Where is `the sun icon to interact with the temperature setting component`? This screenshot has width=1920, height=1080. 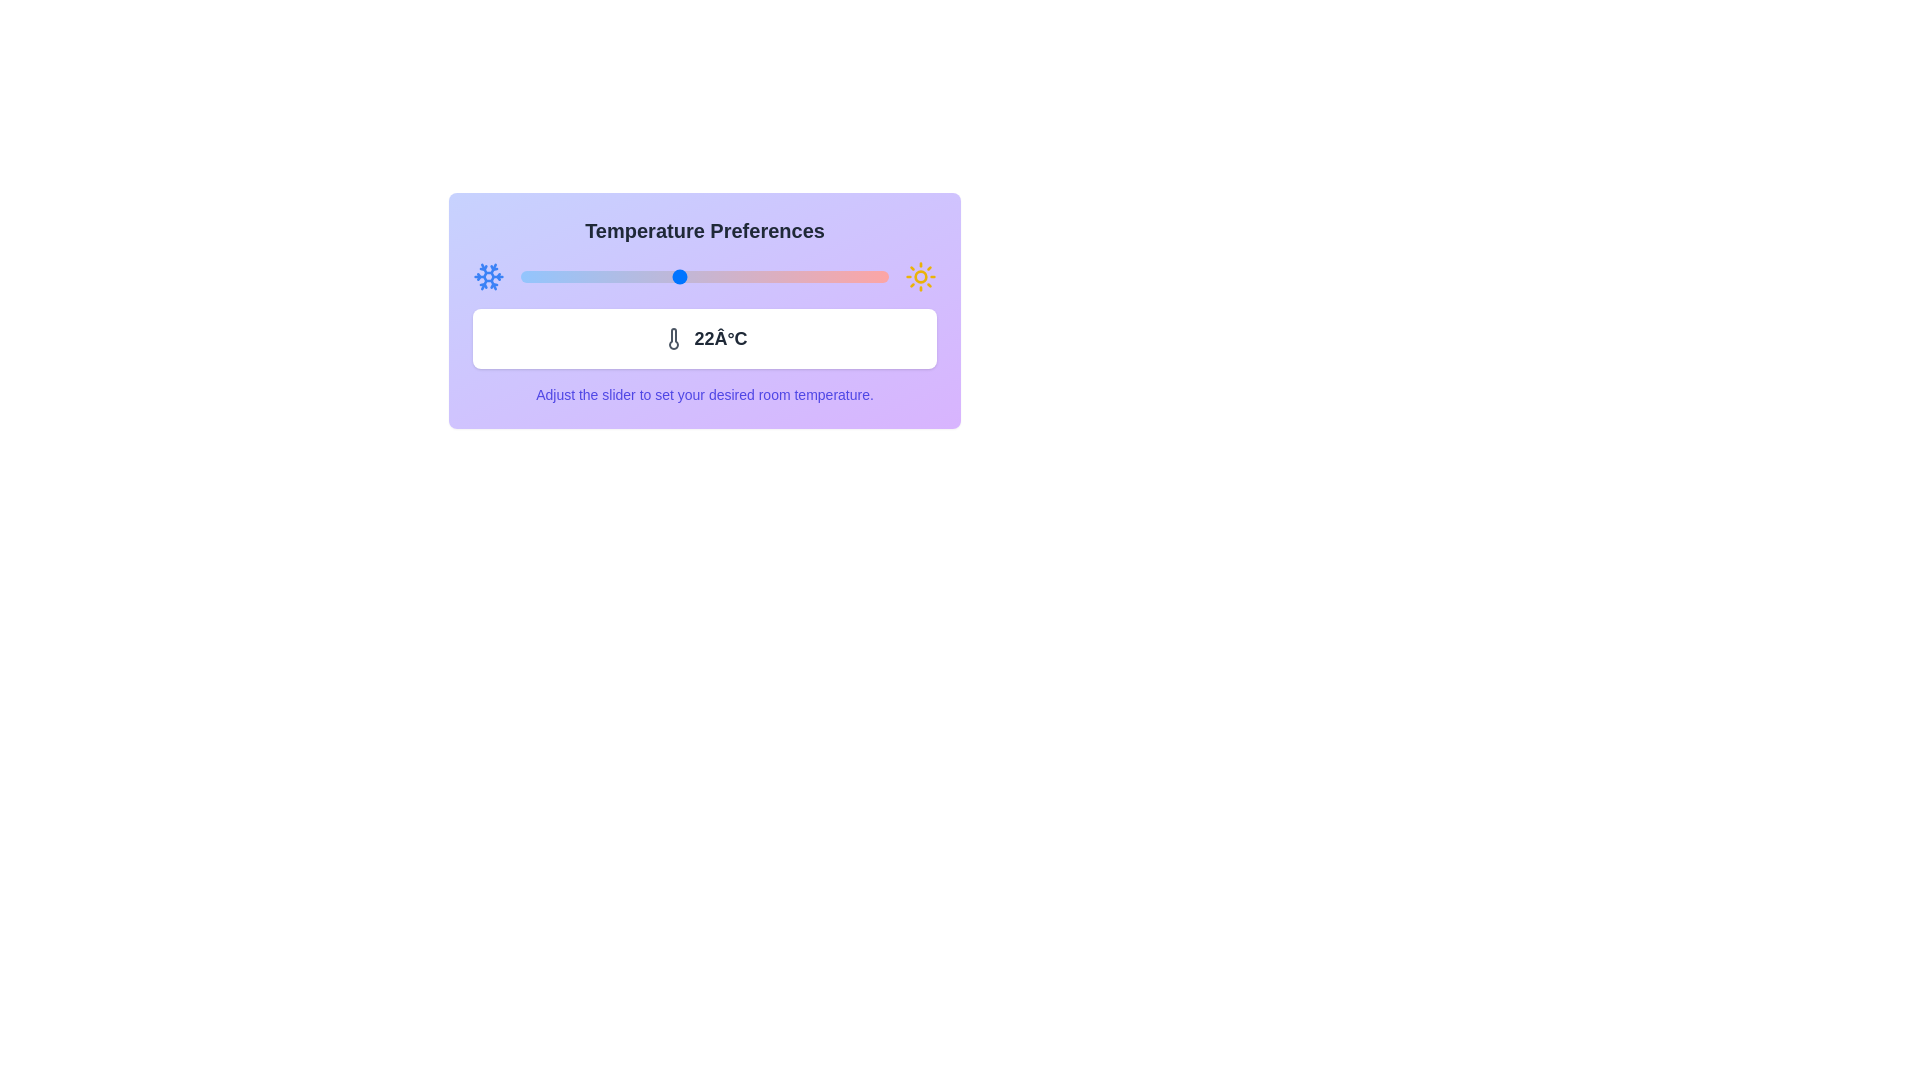
the sun icon to interact with the temperature setting component is located at coordinates (920, 277).